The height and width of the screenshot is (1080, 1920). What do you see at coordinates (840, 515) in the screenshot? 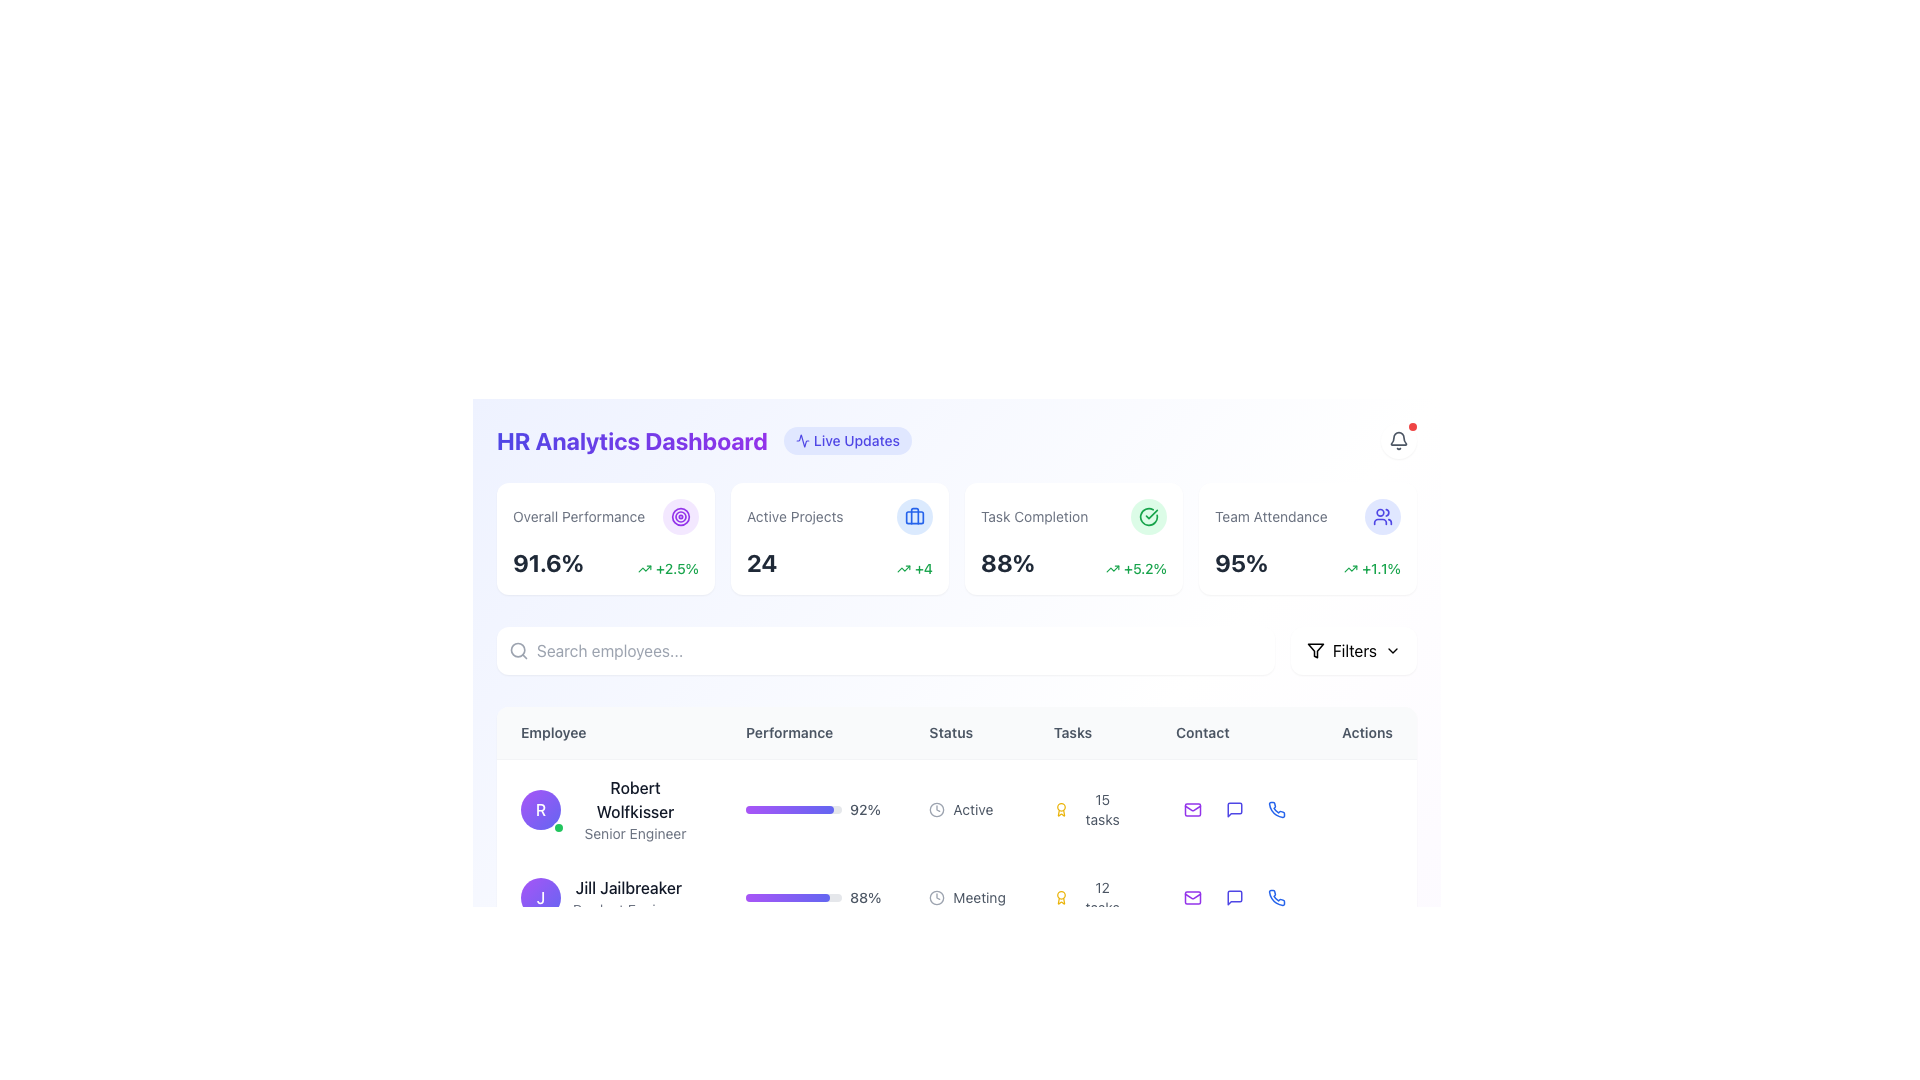
I see `the briefcase icon in the Text and icon composite UI element, which represents the number of active projects within the system, located in the second metric card from the left` at bounding box center [840, 515].